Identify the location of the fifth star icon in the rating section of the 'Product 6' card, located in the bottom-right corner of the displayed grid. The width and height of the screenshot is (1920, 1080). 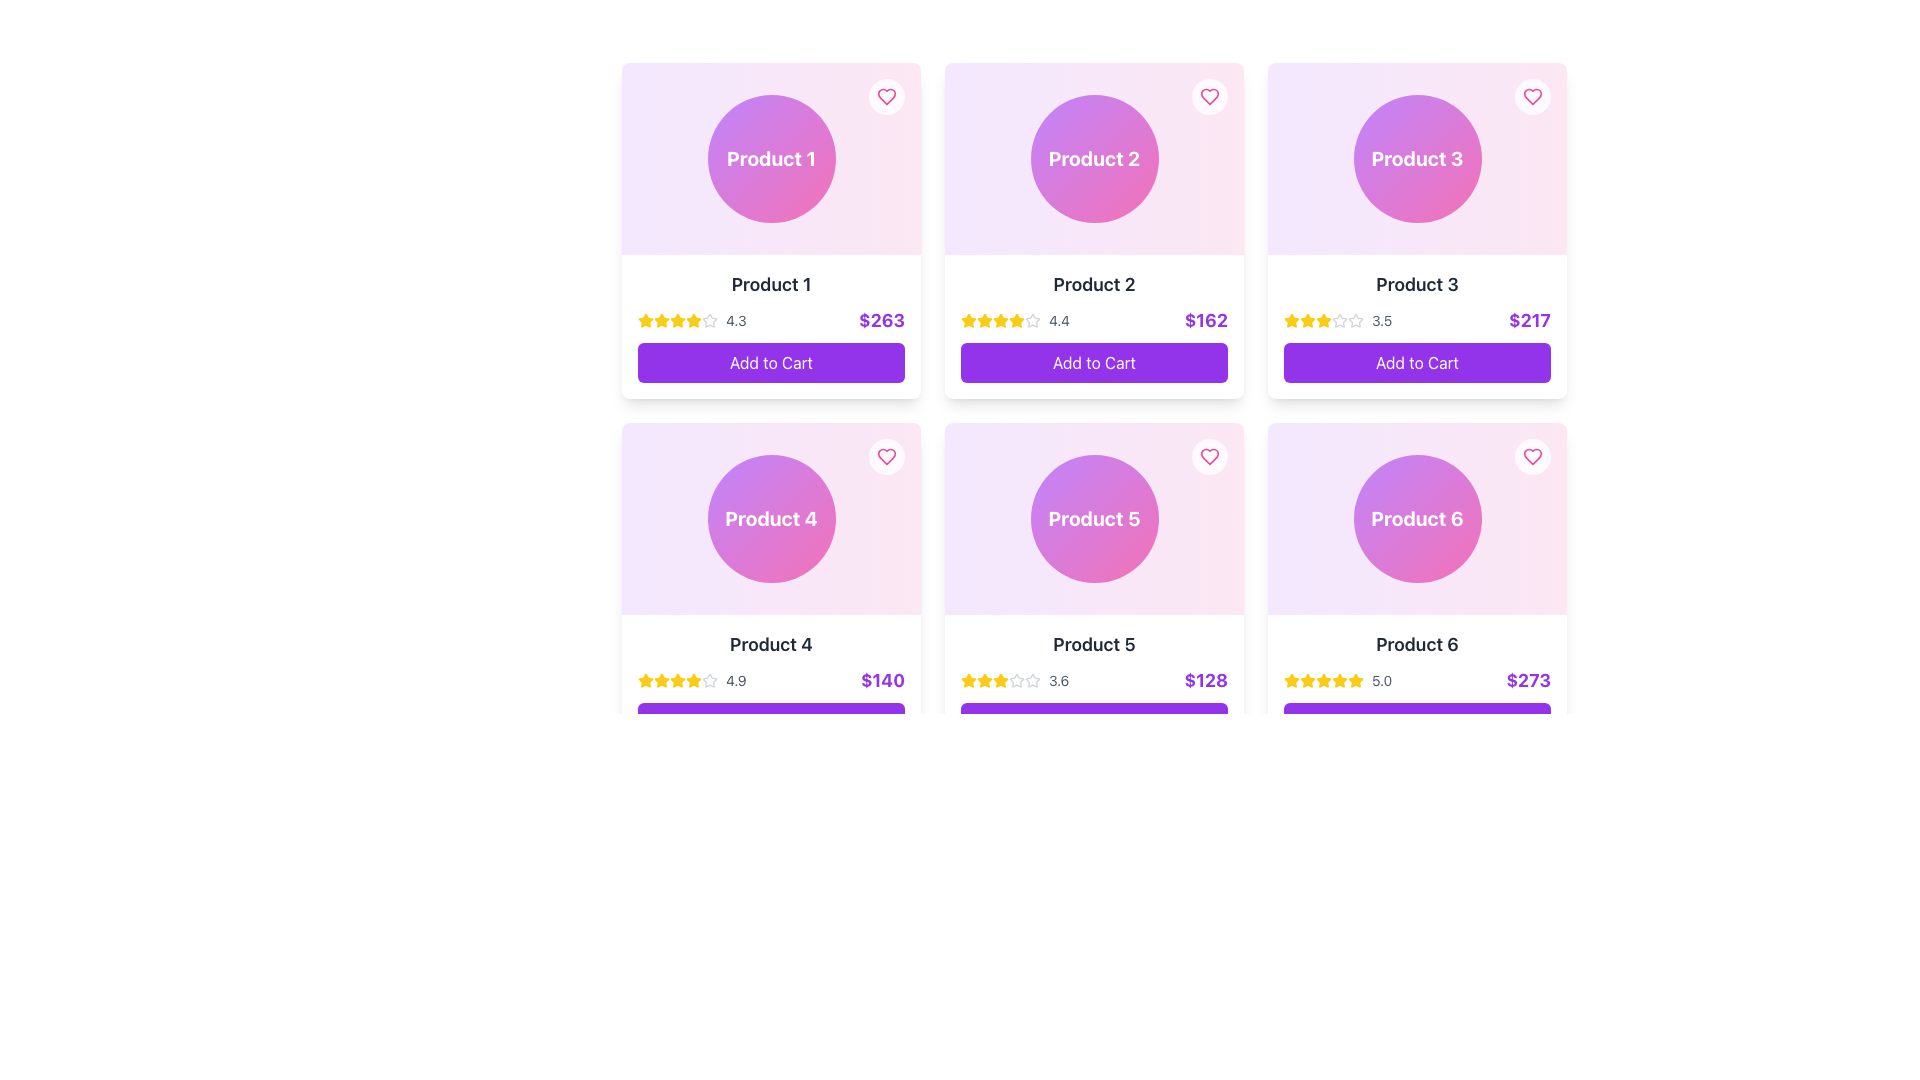
(1324, 680).